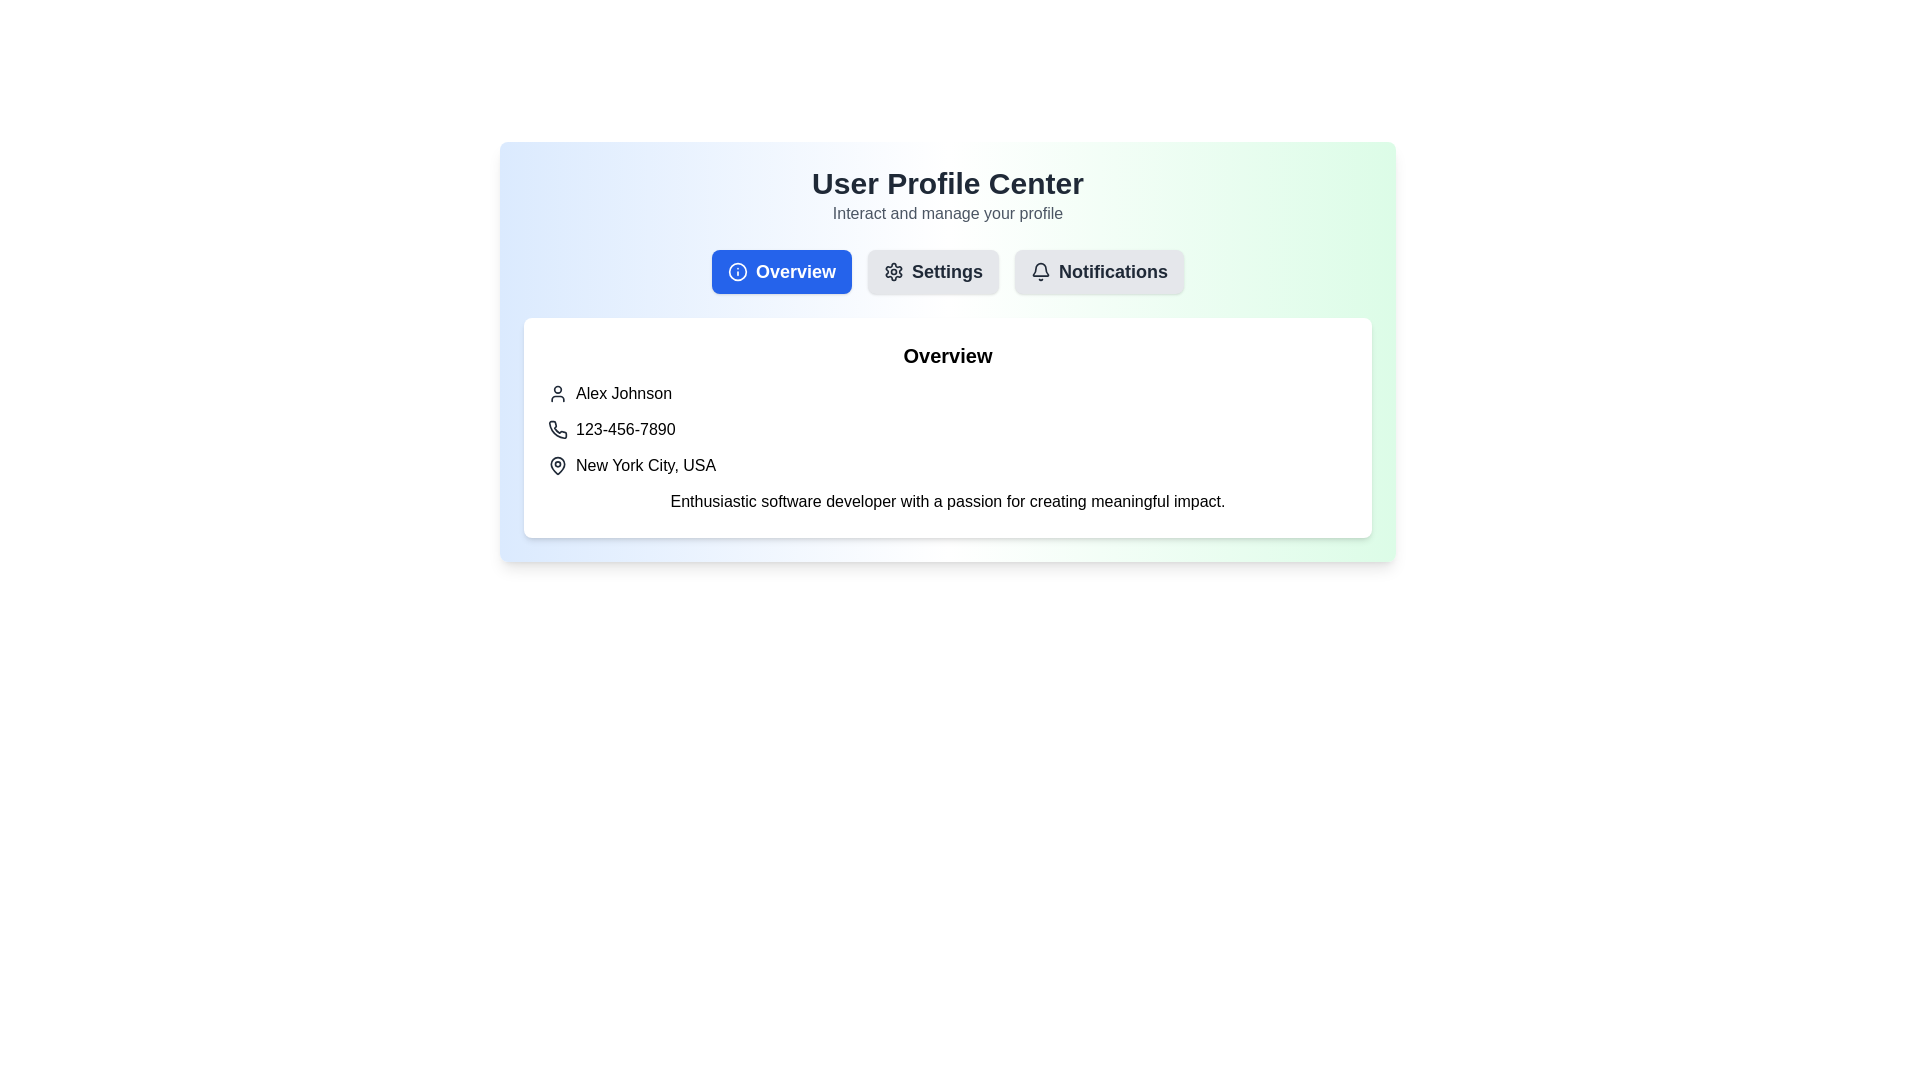 The height and width of the screenshot is (1080, 1920). Describe the element at coordinates (736, 272) in the screenshot. I see `the 'Overview' button icon which provides general information or a summary section, located to the left of the text label inside the button` at that location.